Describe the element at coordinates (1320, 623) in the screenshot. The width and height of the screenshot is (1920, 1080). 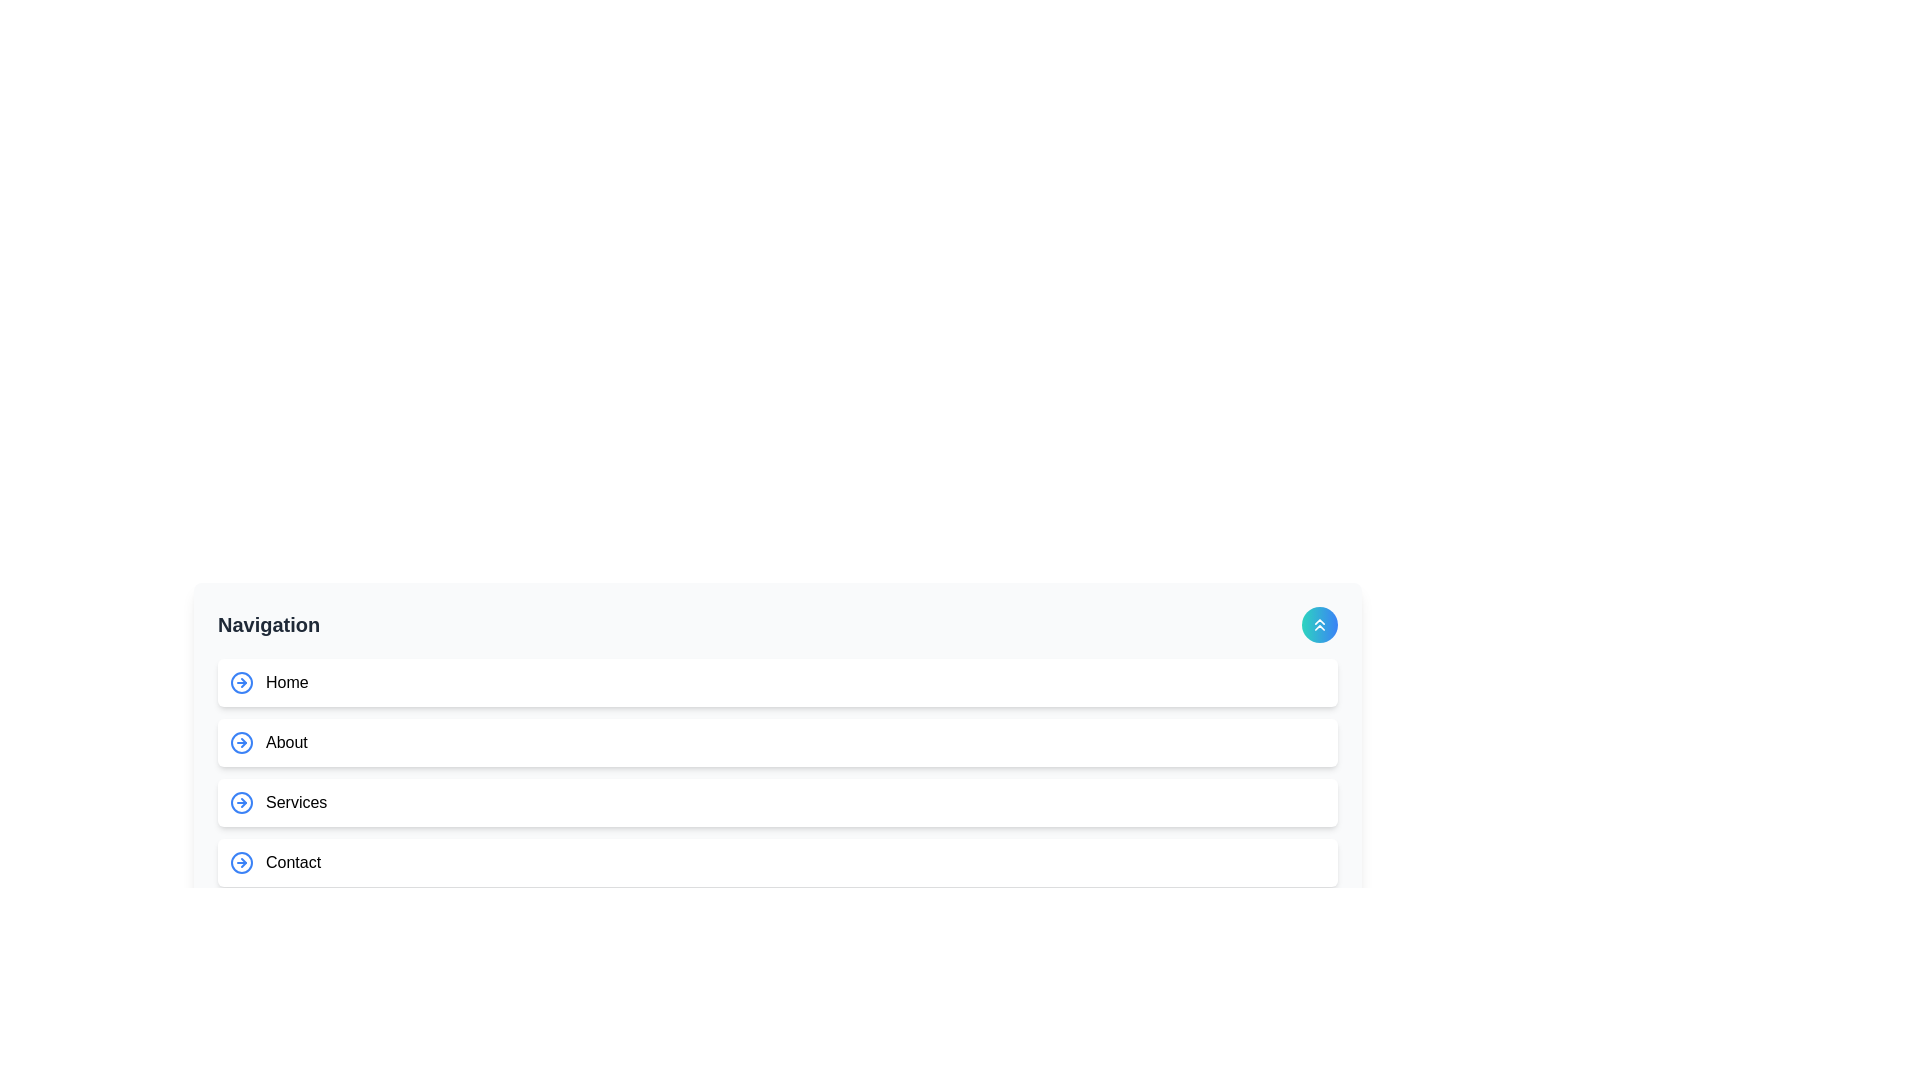
I see `the circular button with a gradient teal to blue fill and a white chevron icon, located at the far right of the 'Navigation' header bar` at that location.